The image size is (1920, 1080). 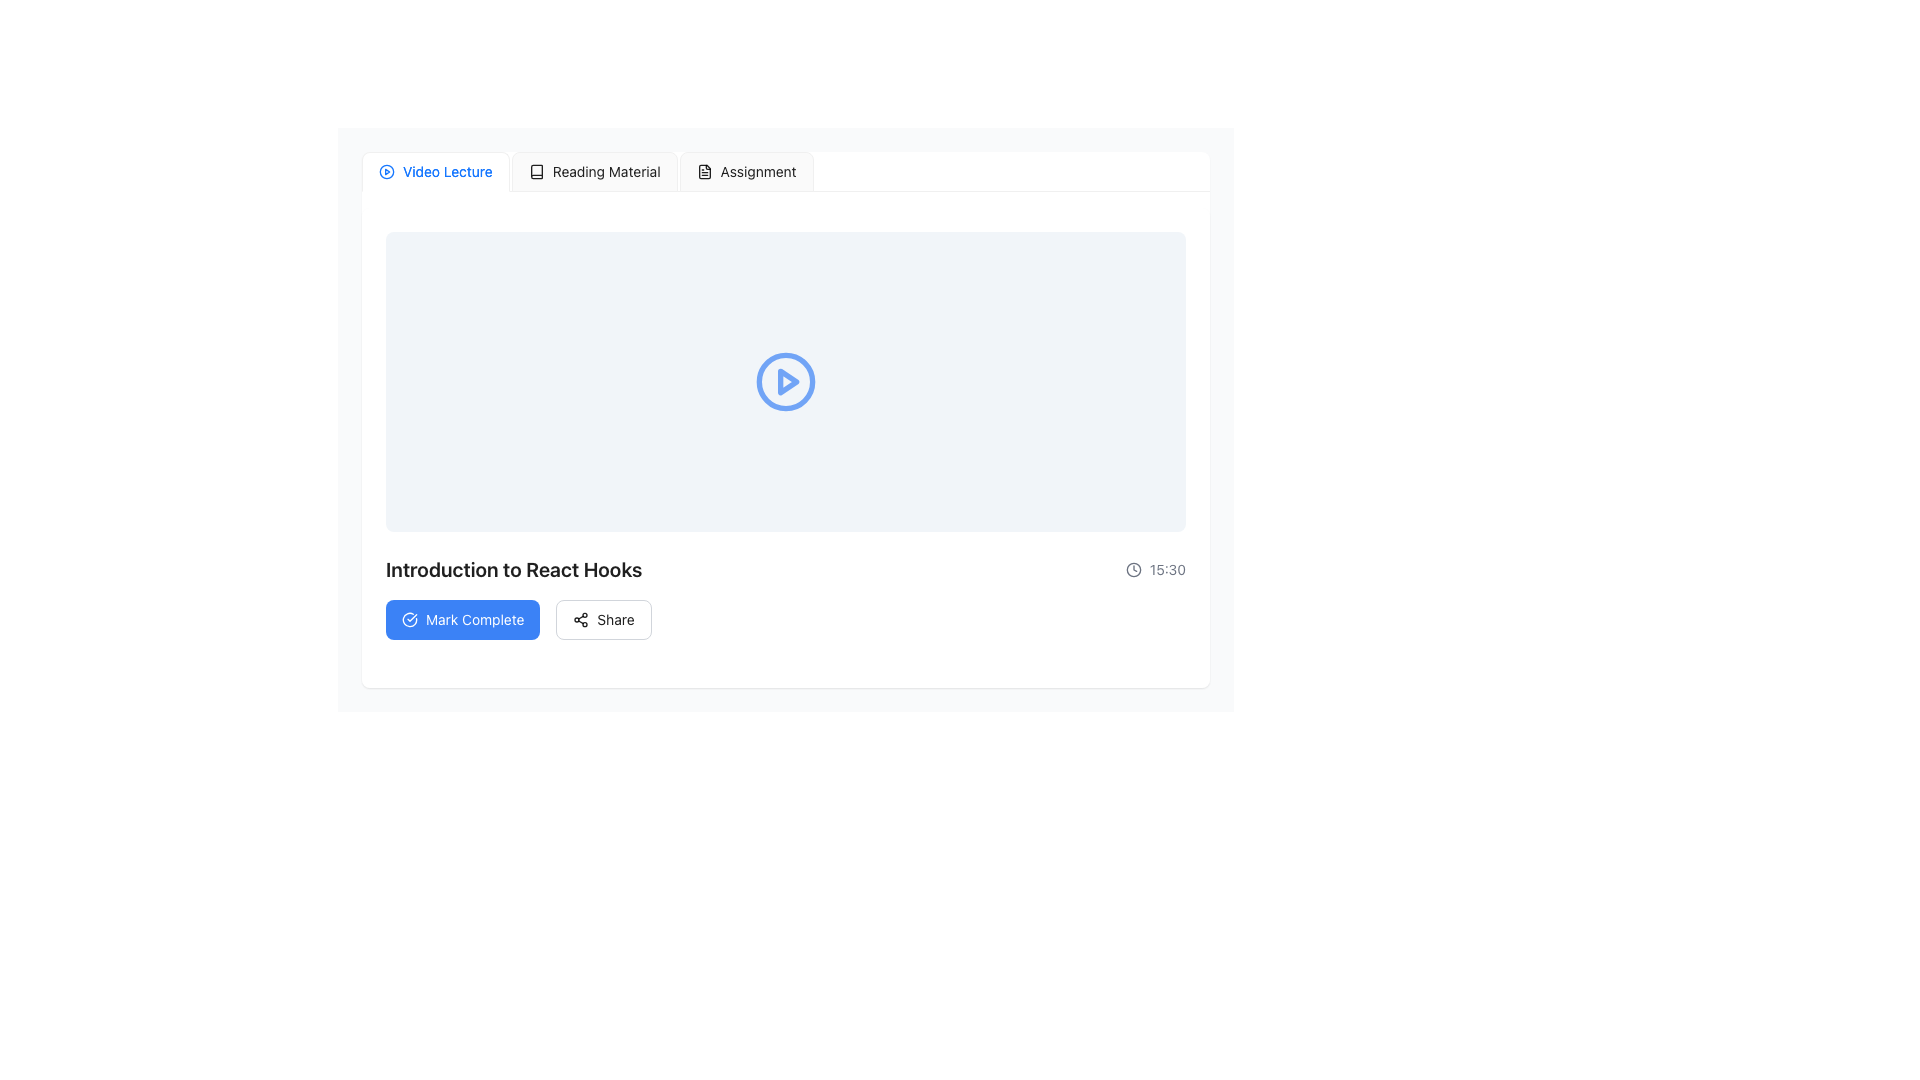 What do you see at coordinates (603, 619) in the screenshot?
I see `the share button located to the right of the 'Mark Complete' button at the bottom of the content section` at bounding box center [603, 619].